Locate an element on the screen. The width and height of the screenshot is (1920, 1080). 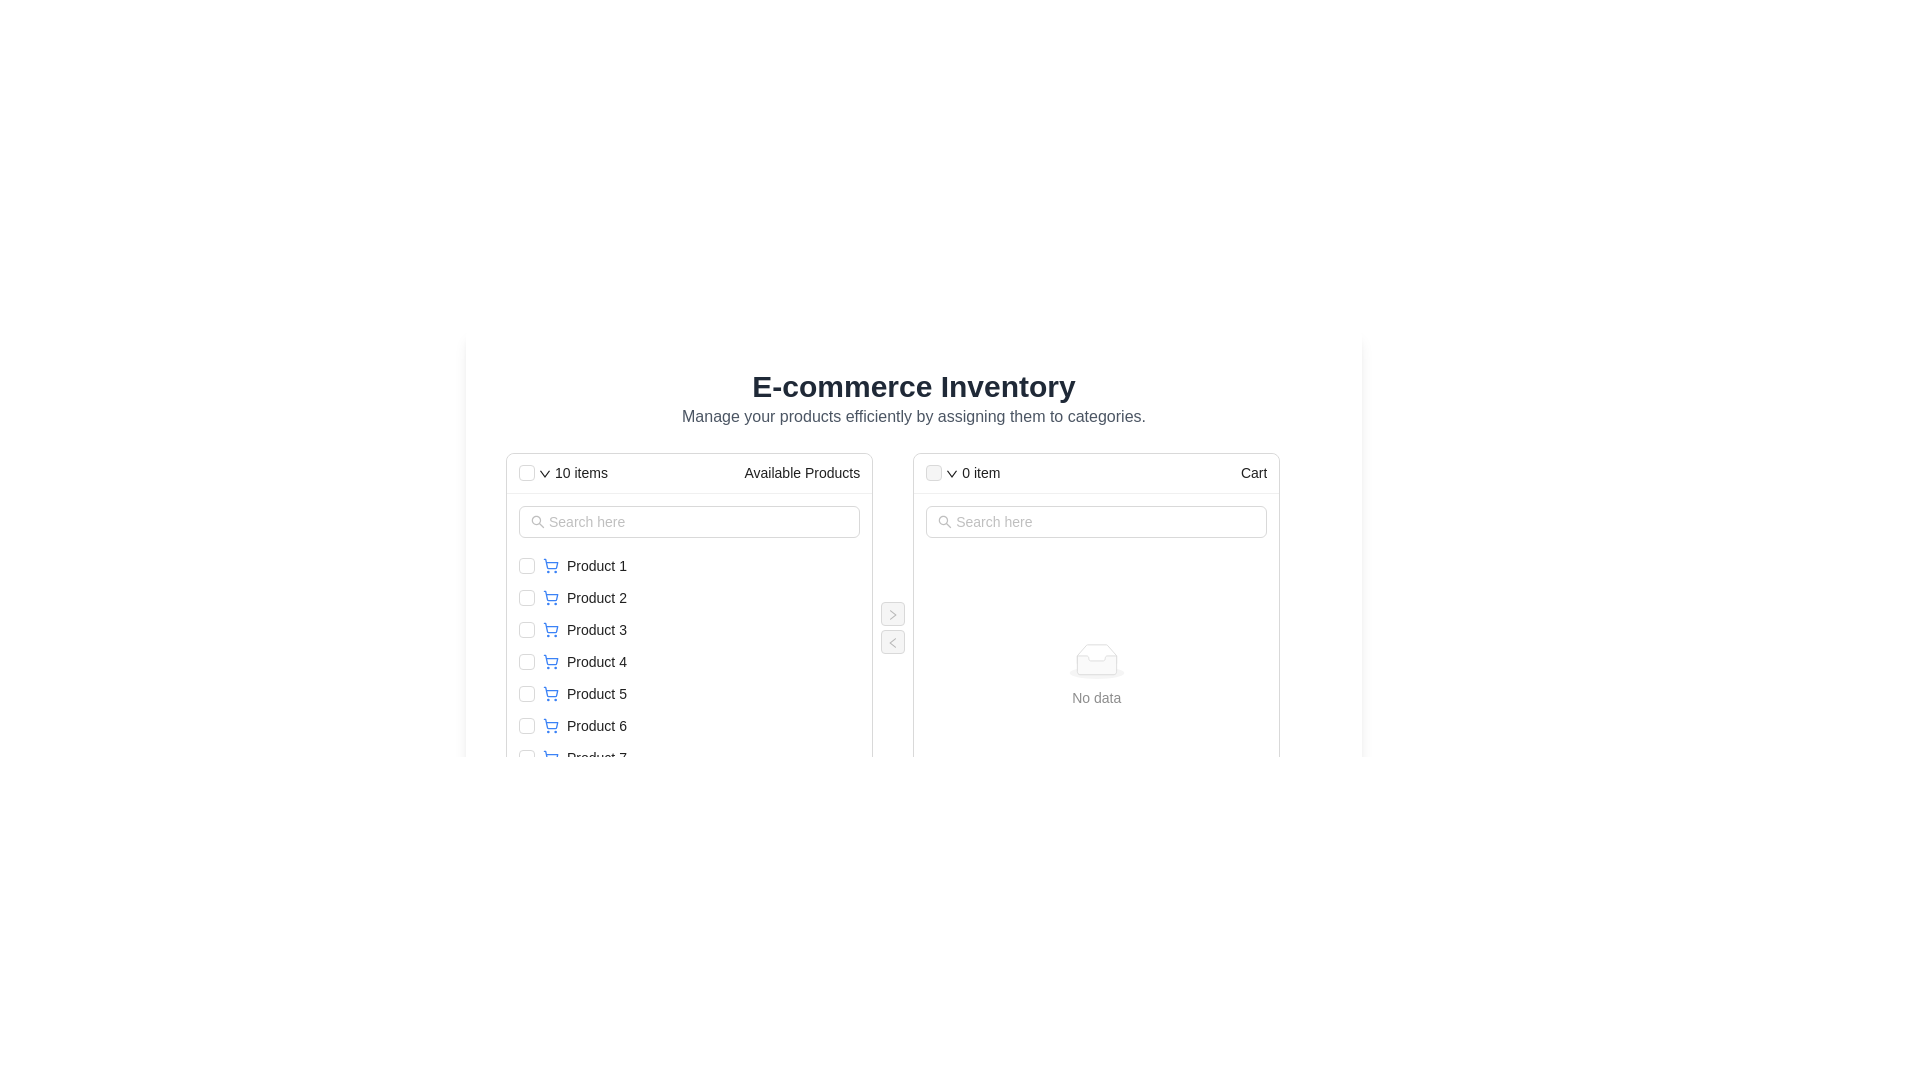
the small blue shopping cart icon located to the left of the text 'Product 2'. It is the leftmost icon in the row and aligns vertically with the text is located at coordinates (551, 596).